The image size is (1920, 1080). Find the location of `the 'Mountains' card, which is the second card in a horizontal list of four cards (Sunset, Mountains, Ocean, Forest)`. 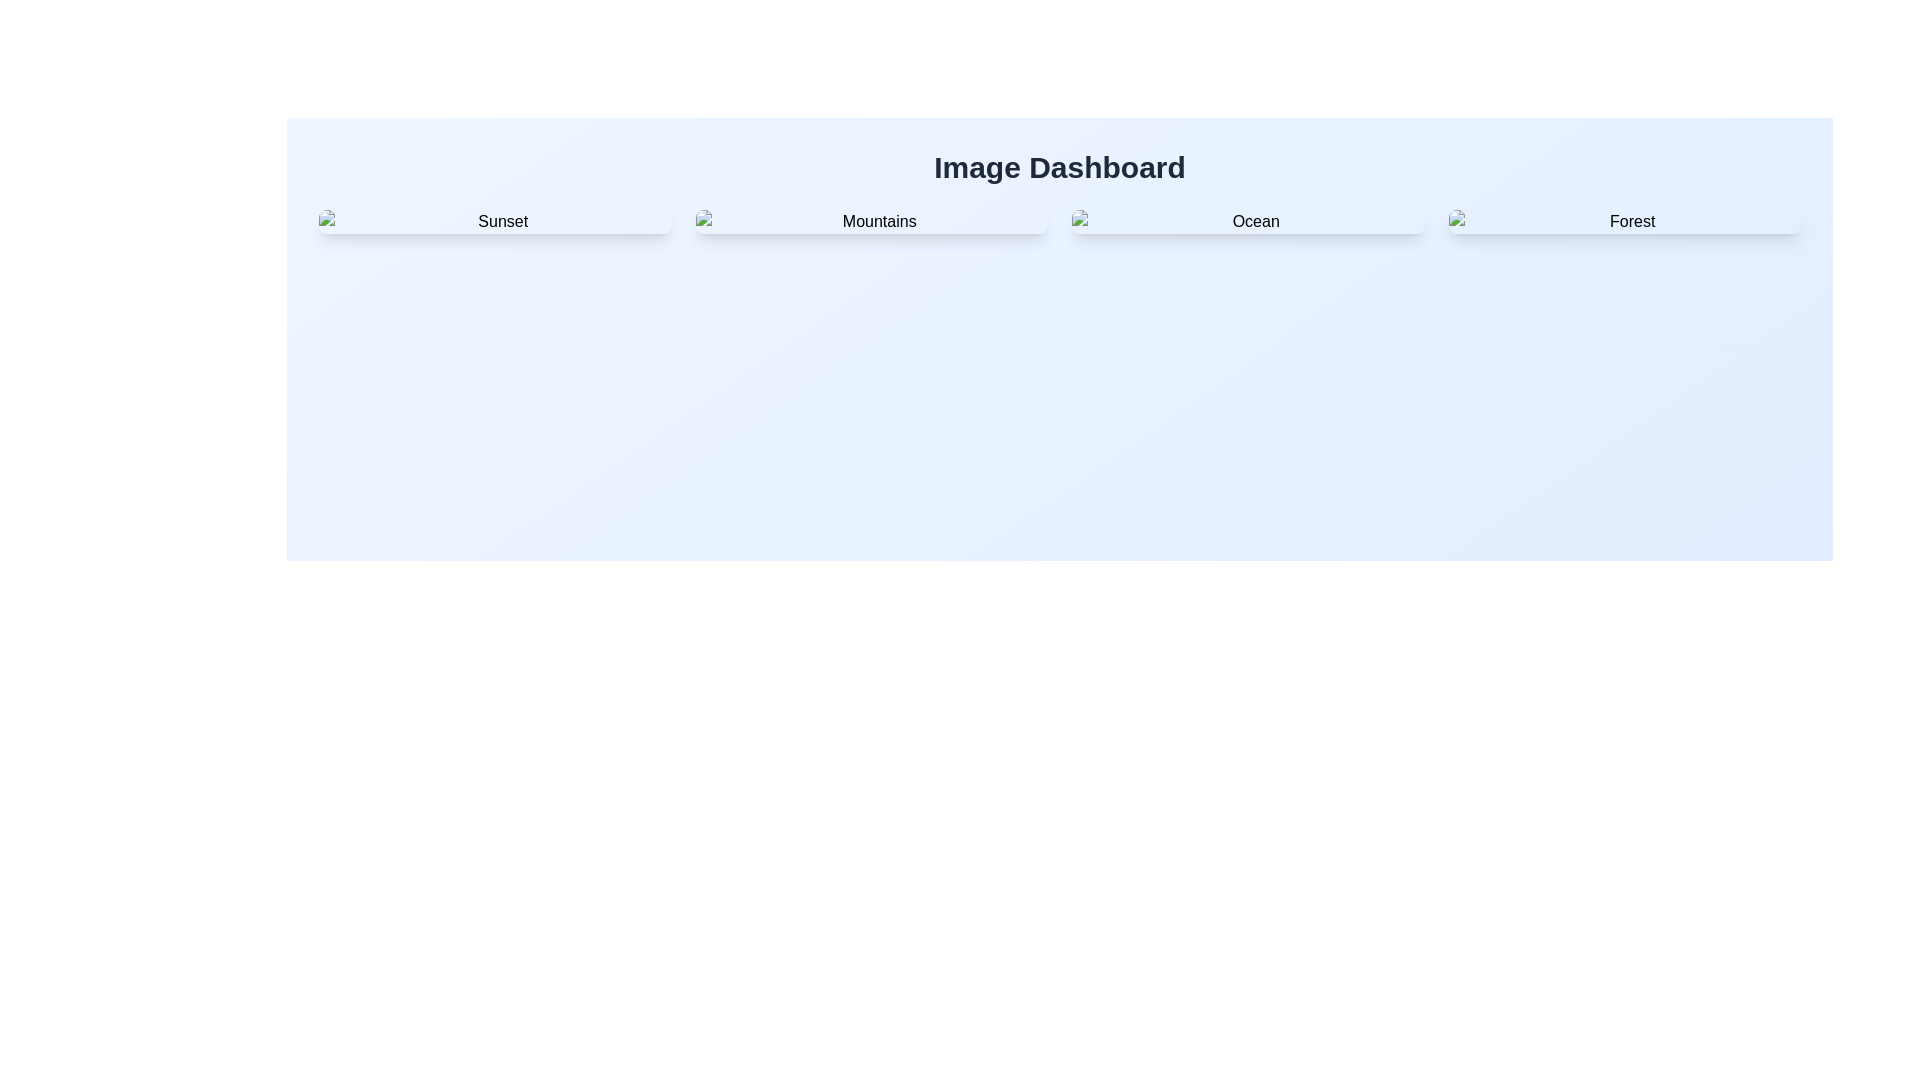

the 'Mountains' card, which is the second card in a horizontal list of four cards (Sunset, Mountains, Ocean, Forest) is located at coordinates (871, 222).